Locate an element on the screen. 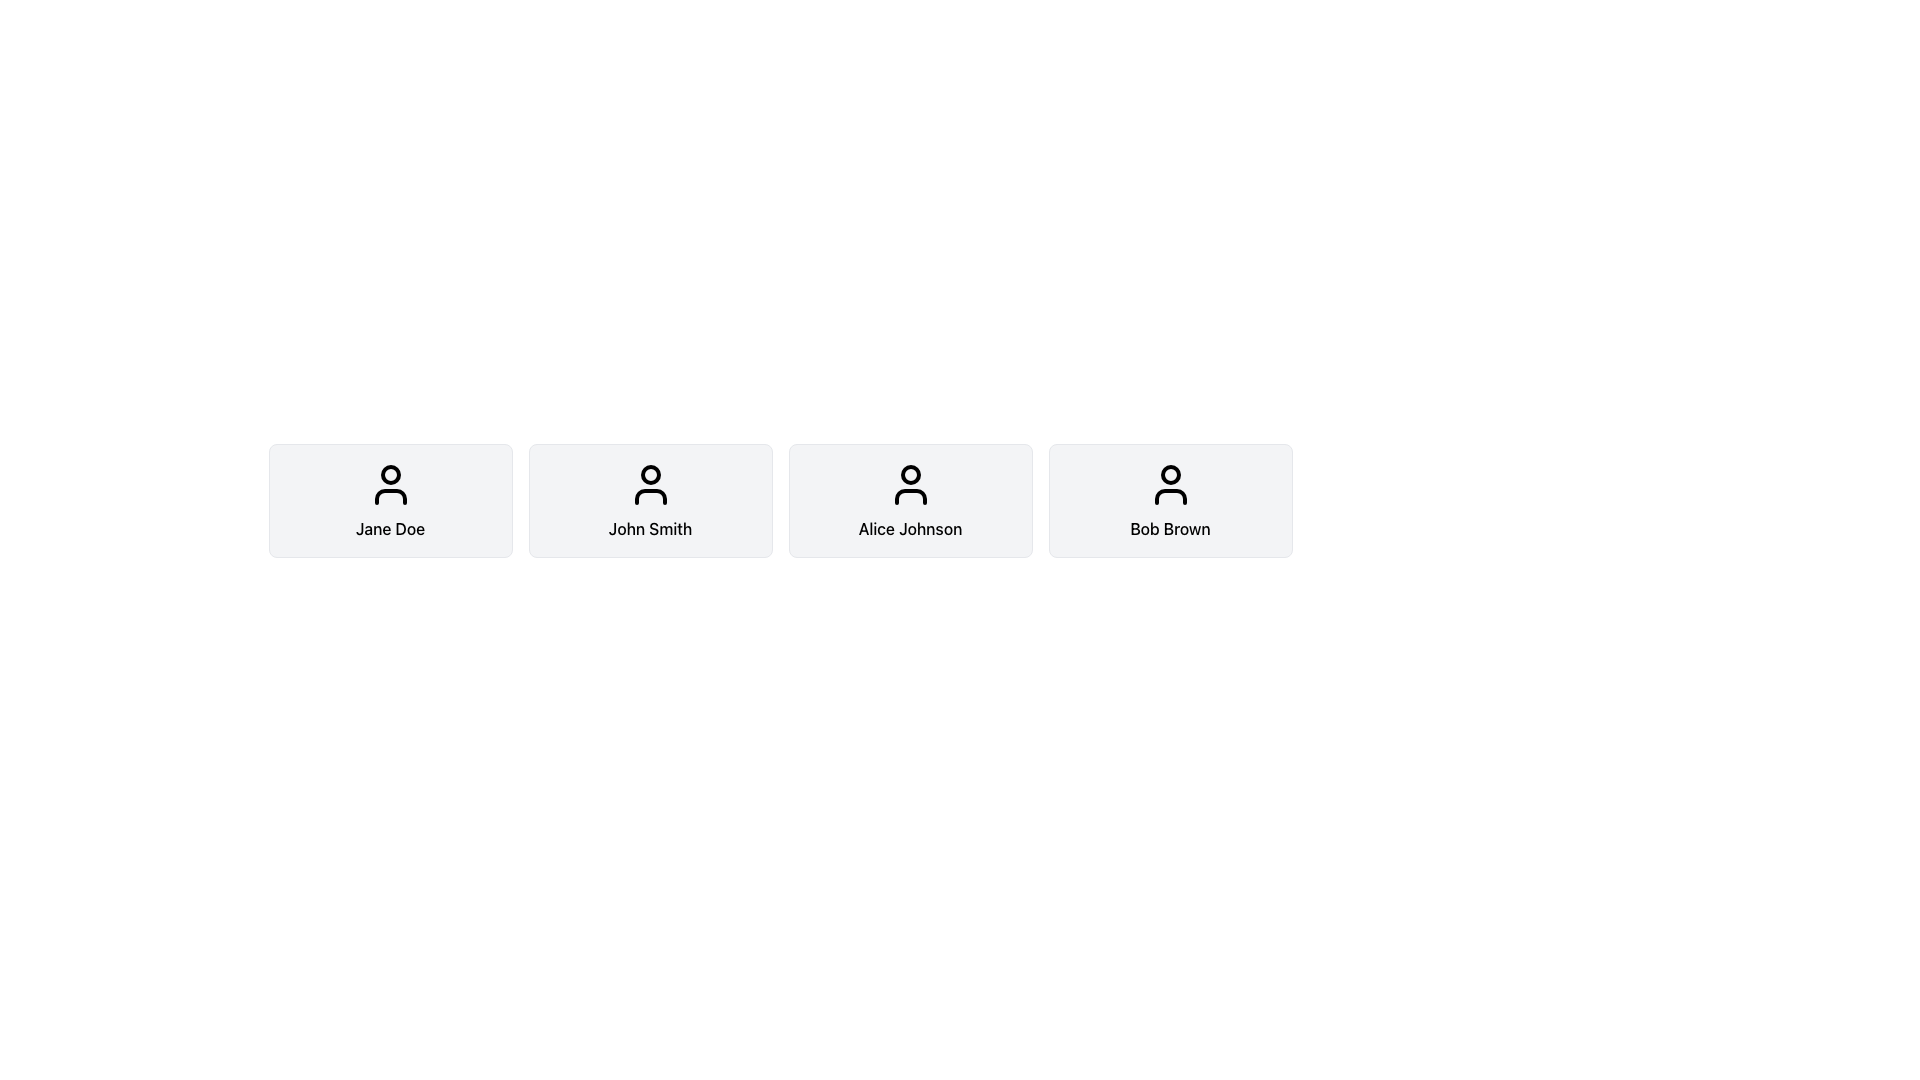  the circular user avatar icon with a black stroke and white interior, located above the text 'Jane Doe' in the first card of a horizontal list is located at coordinates (390, 474).